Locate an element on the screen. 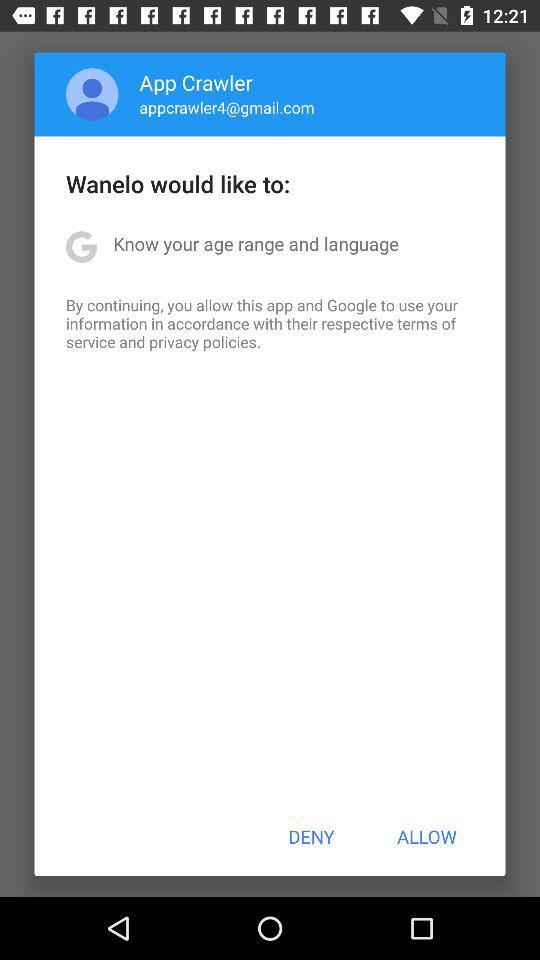 The width and height of the screenshot is (540, 960). the app above the by continuing you item is located at coordinates (256, 242).